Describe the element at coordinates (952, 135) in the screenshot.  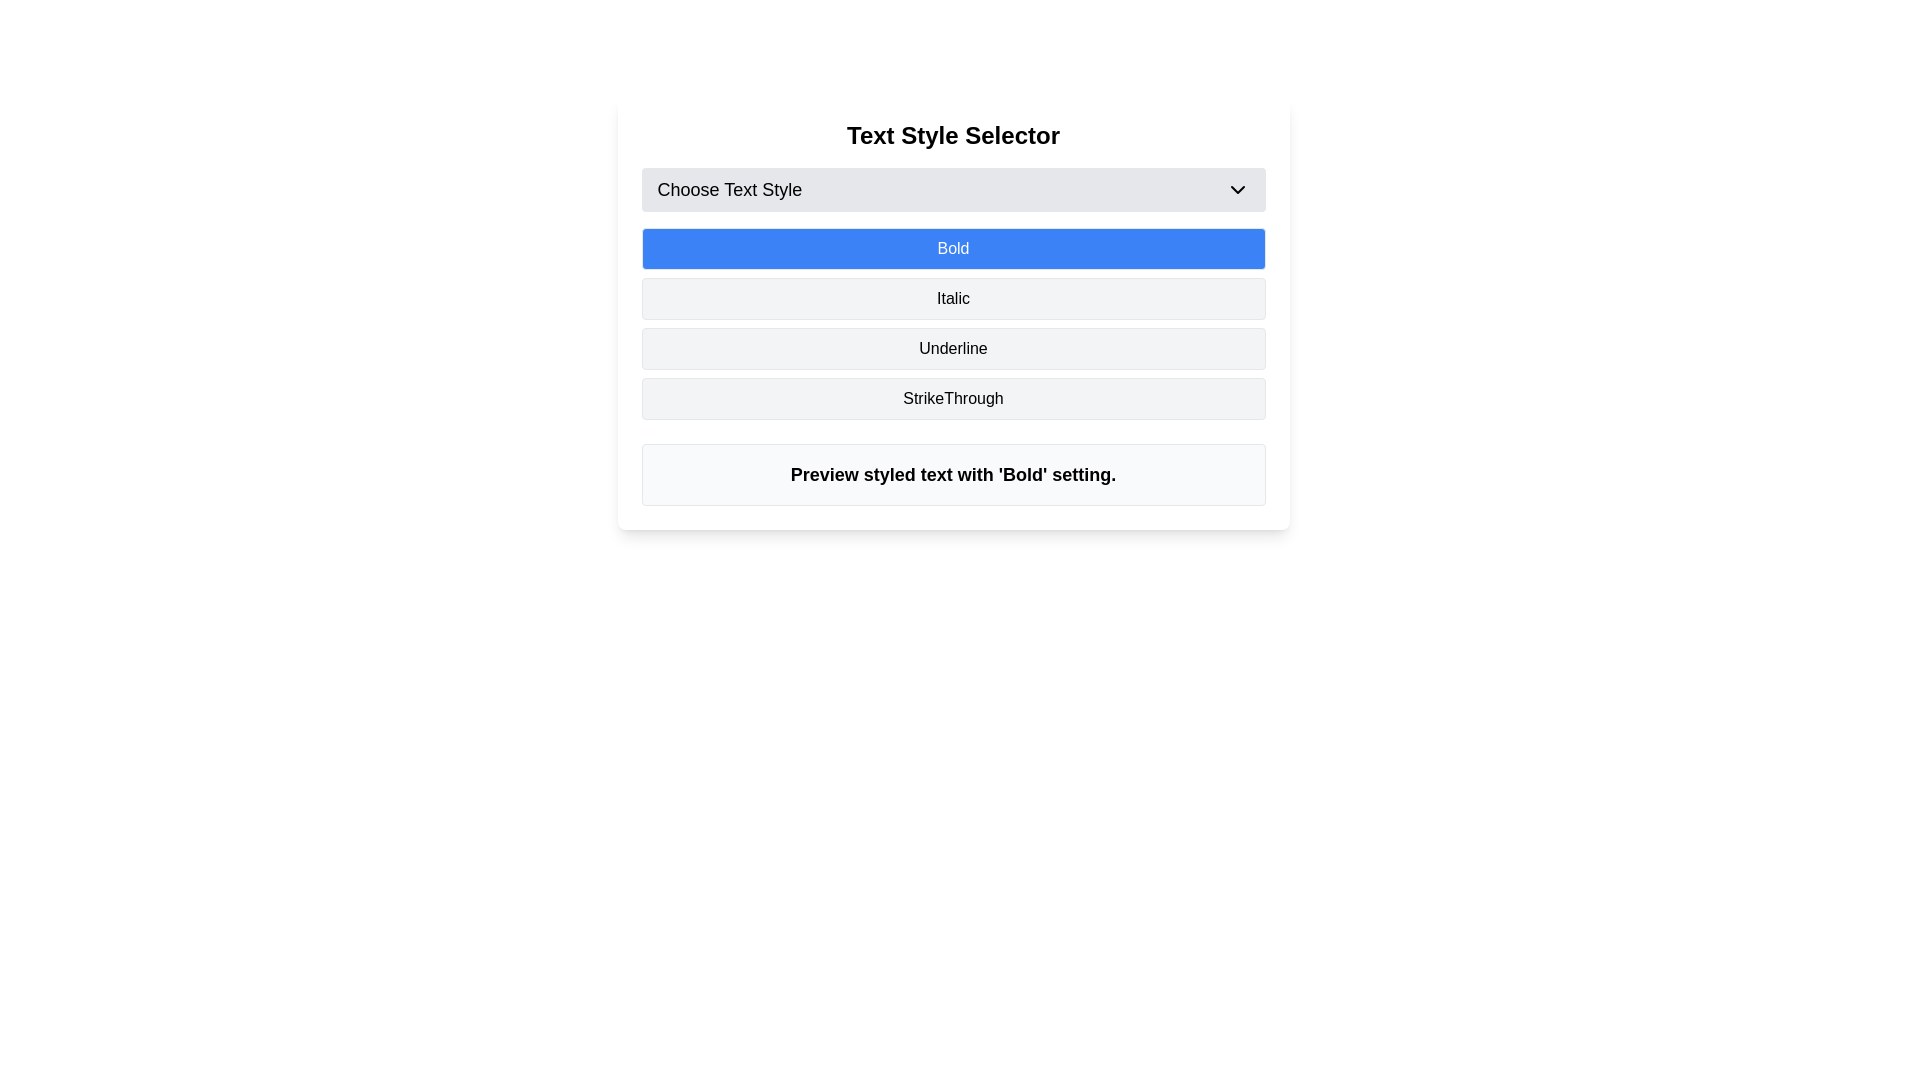
I see `static text label that serves as a header for the section, located above the dropdown labeled 'Choose Text Style'` at that location.